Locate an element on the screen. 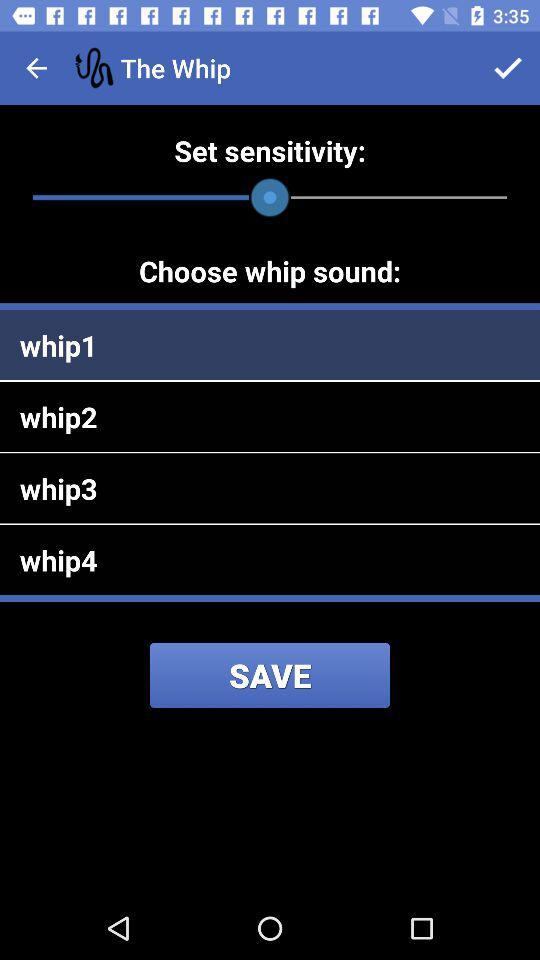 The height and width of the screenshot is (960, 540). the icon above set sensitivity: is located at coordinates (36, 68).